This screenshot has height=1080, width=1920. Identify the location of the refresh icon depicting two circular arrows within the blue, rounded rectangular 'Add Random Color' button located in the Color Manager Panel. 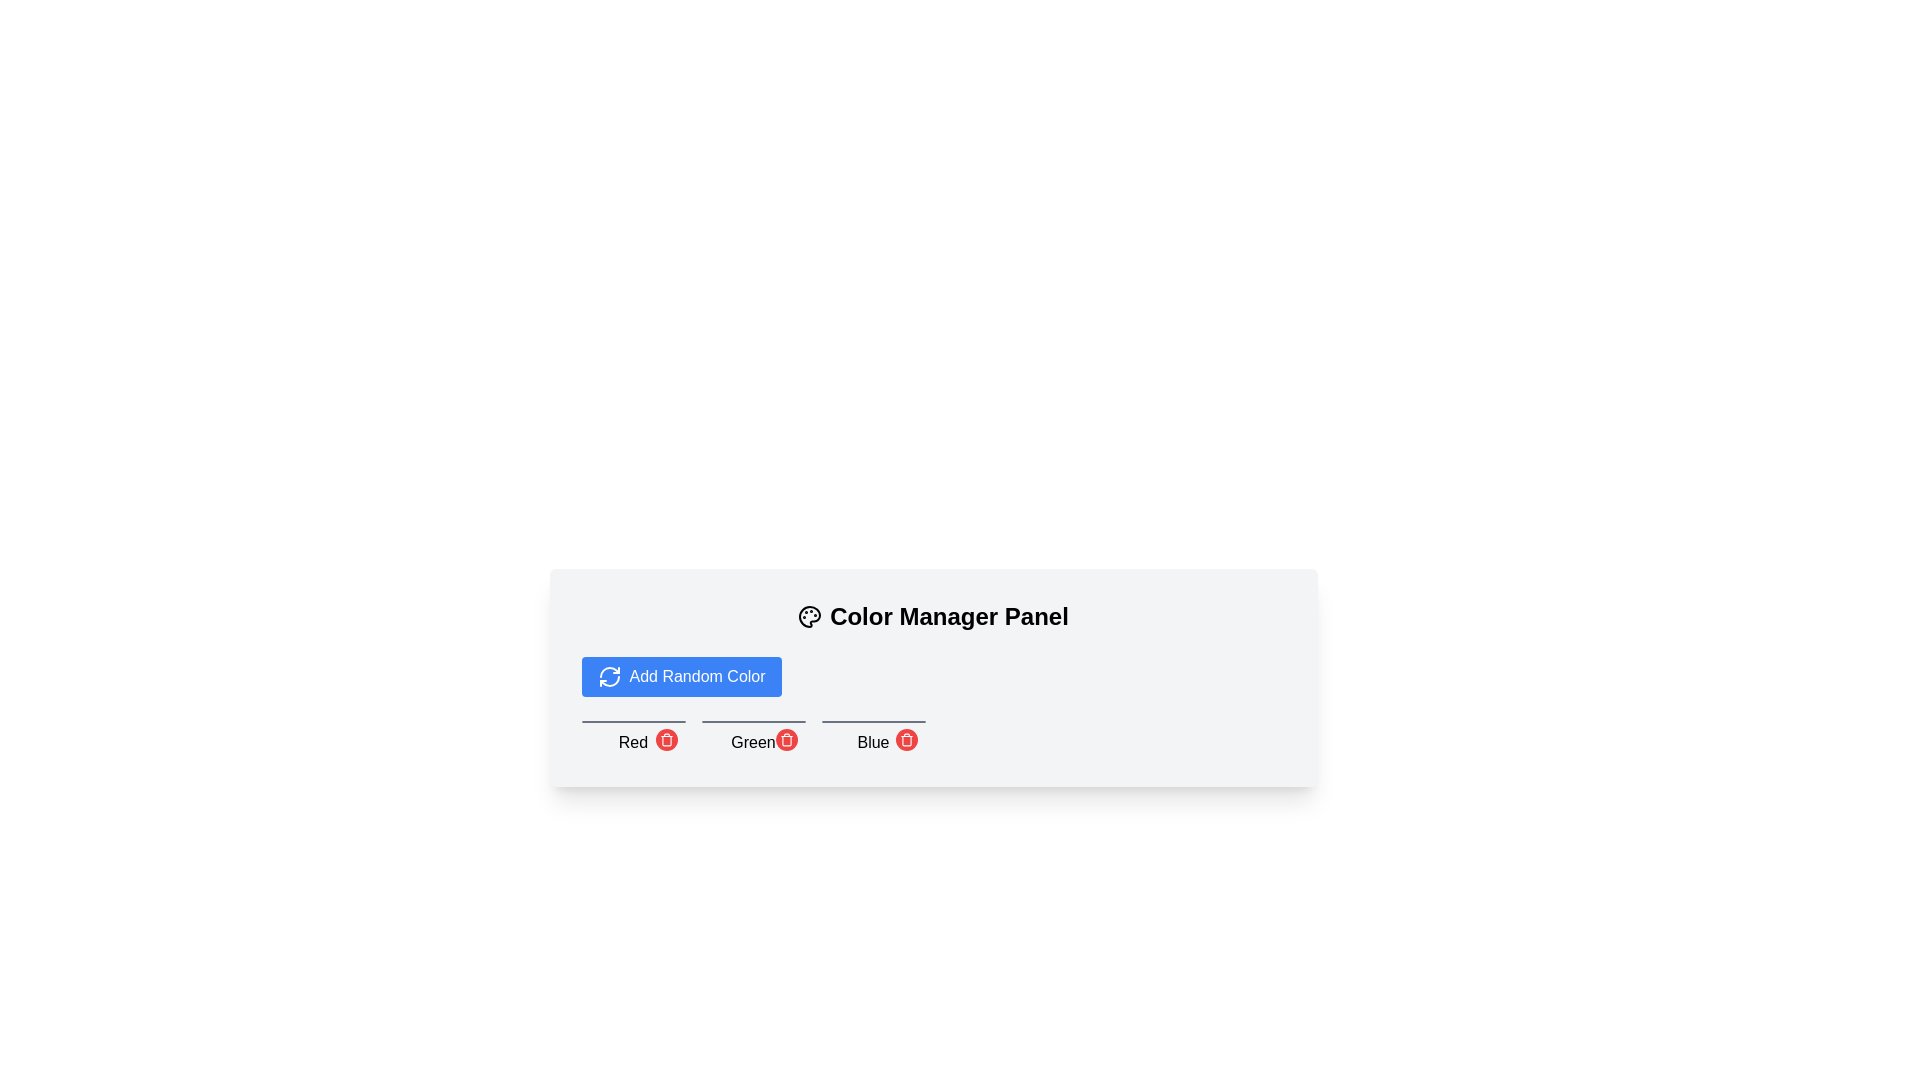
(608, 676).